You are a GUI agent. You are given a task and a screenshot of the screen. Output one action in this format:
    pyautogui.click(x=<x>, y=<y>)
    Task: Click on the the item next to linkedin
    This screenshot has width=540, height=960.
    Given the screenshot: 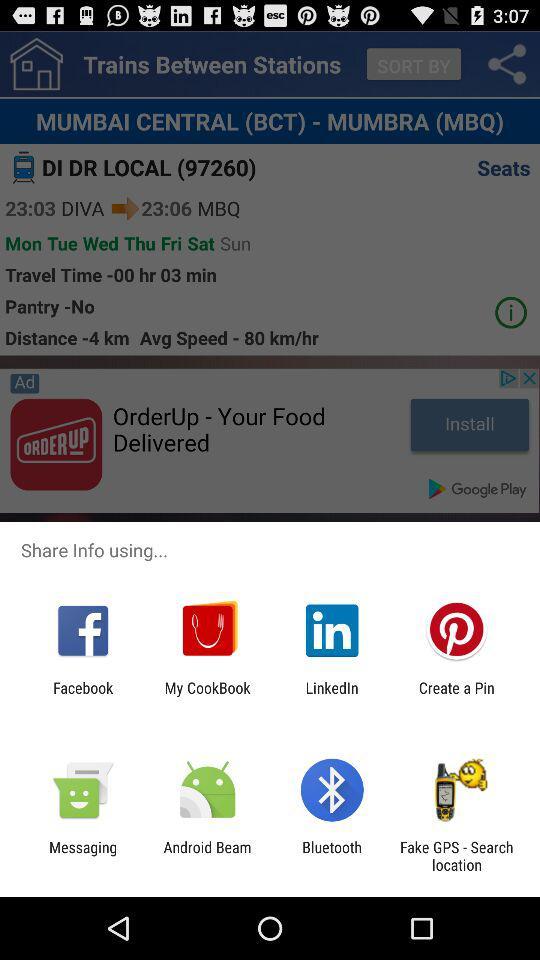 What is the action you would take?
    pyautogui.click(x=456, y=696)
    